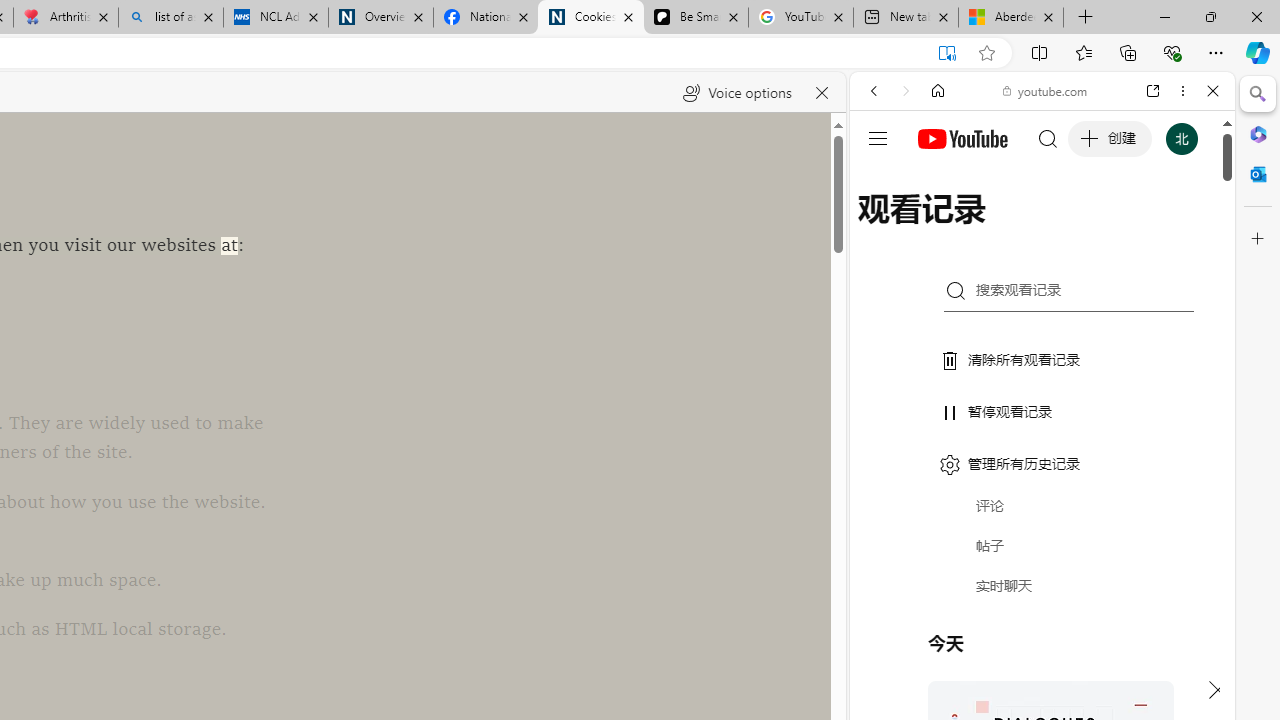  Describe the element at coordinates (1092, 227) in the screenshot. I see `'SEARCH TOOLS'` at that location.